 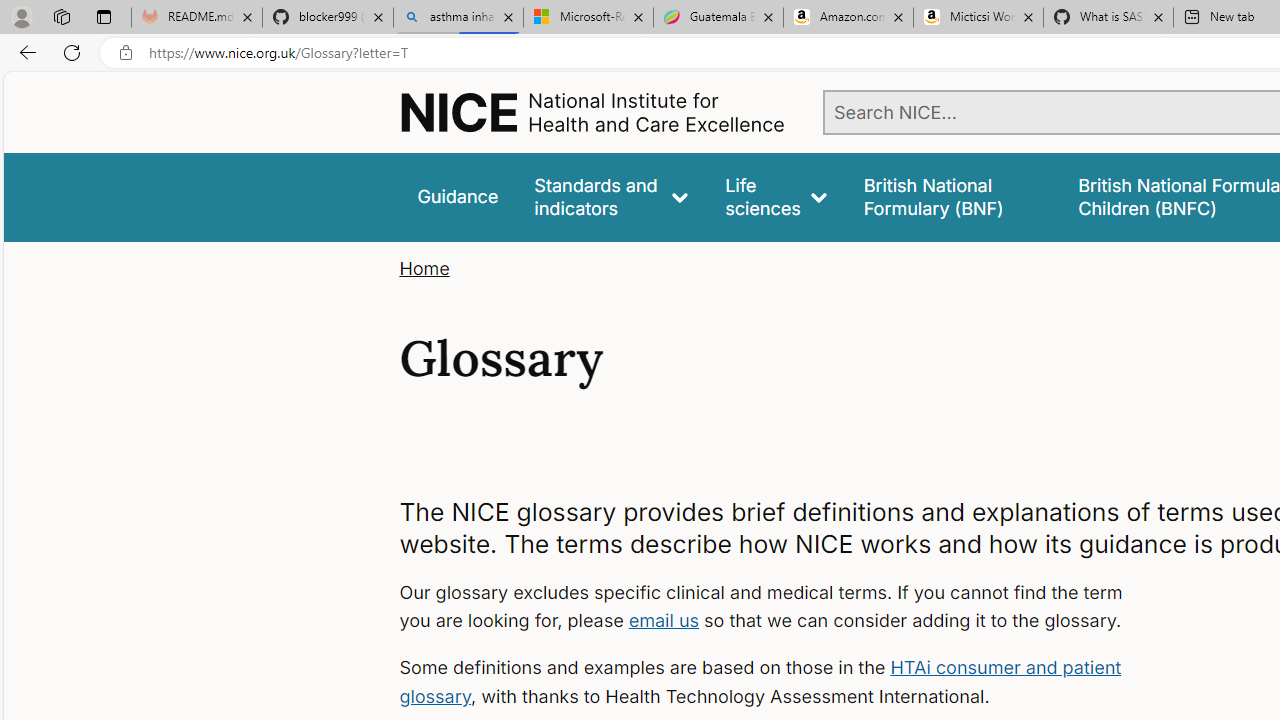 What do you see at coordinates (457, 197) in the screenshot?
I see `'Guidance'` at bounding box center [457, 197].